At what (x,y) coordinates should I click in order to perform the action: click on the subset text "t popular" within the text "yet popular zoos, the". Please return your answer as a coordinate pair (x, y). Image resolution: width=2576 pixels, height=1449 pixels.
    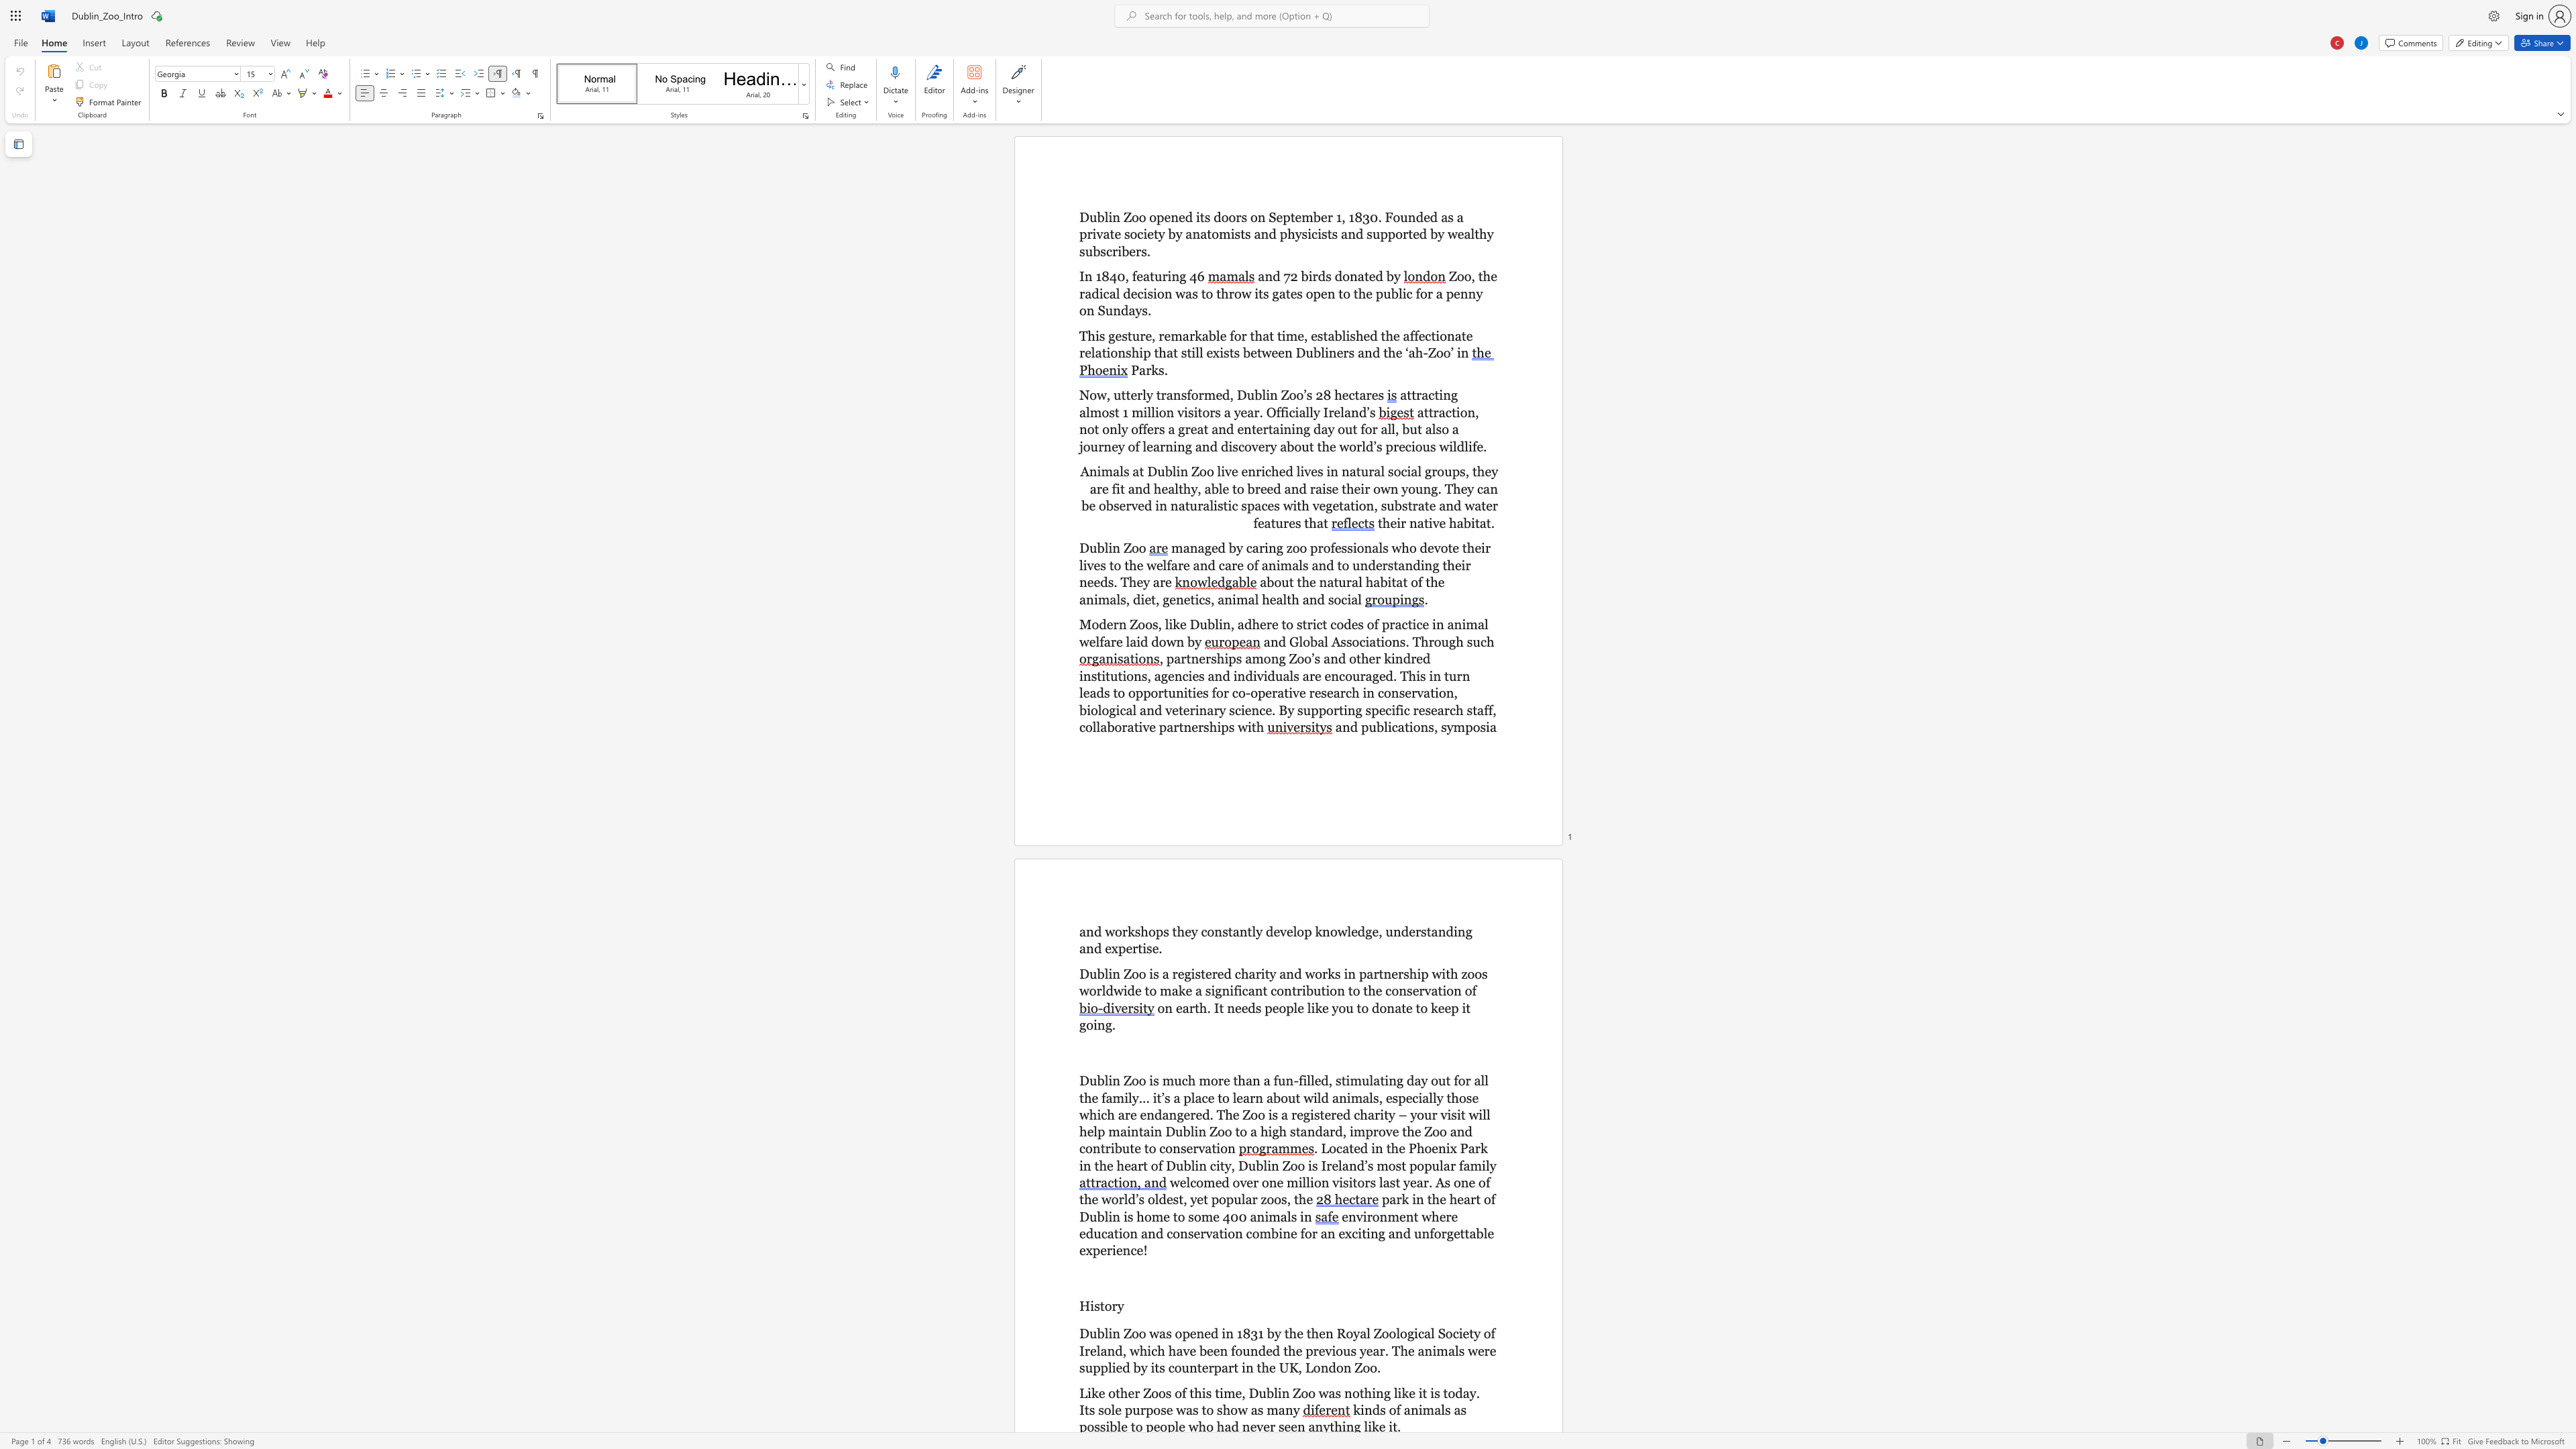
    Looking at the image, I should click on (1203, 1198).